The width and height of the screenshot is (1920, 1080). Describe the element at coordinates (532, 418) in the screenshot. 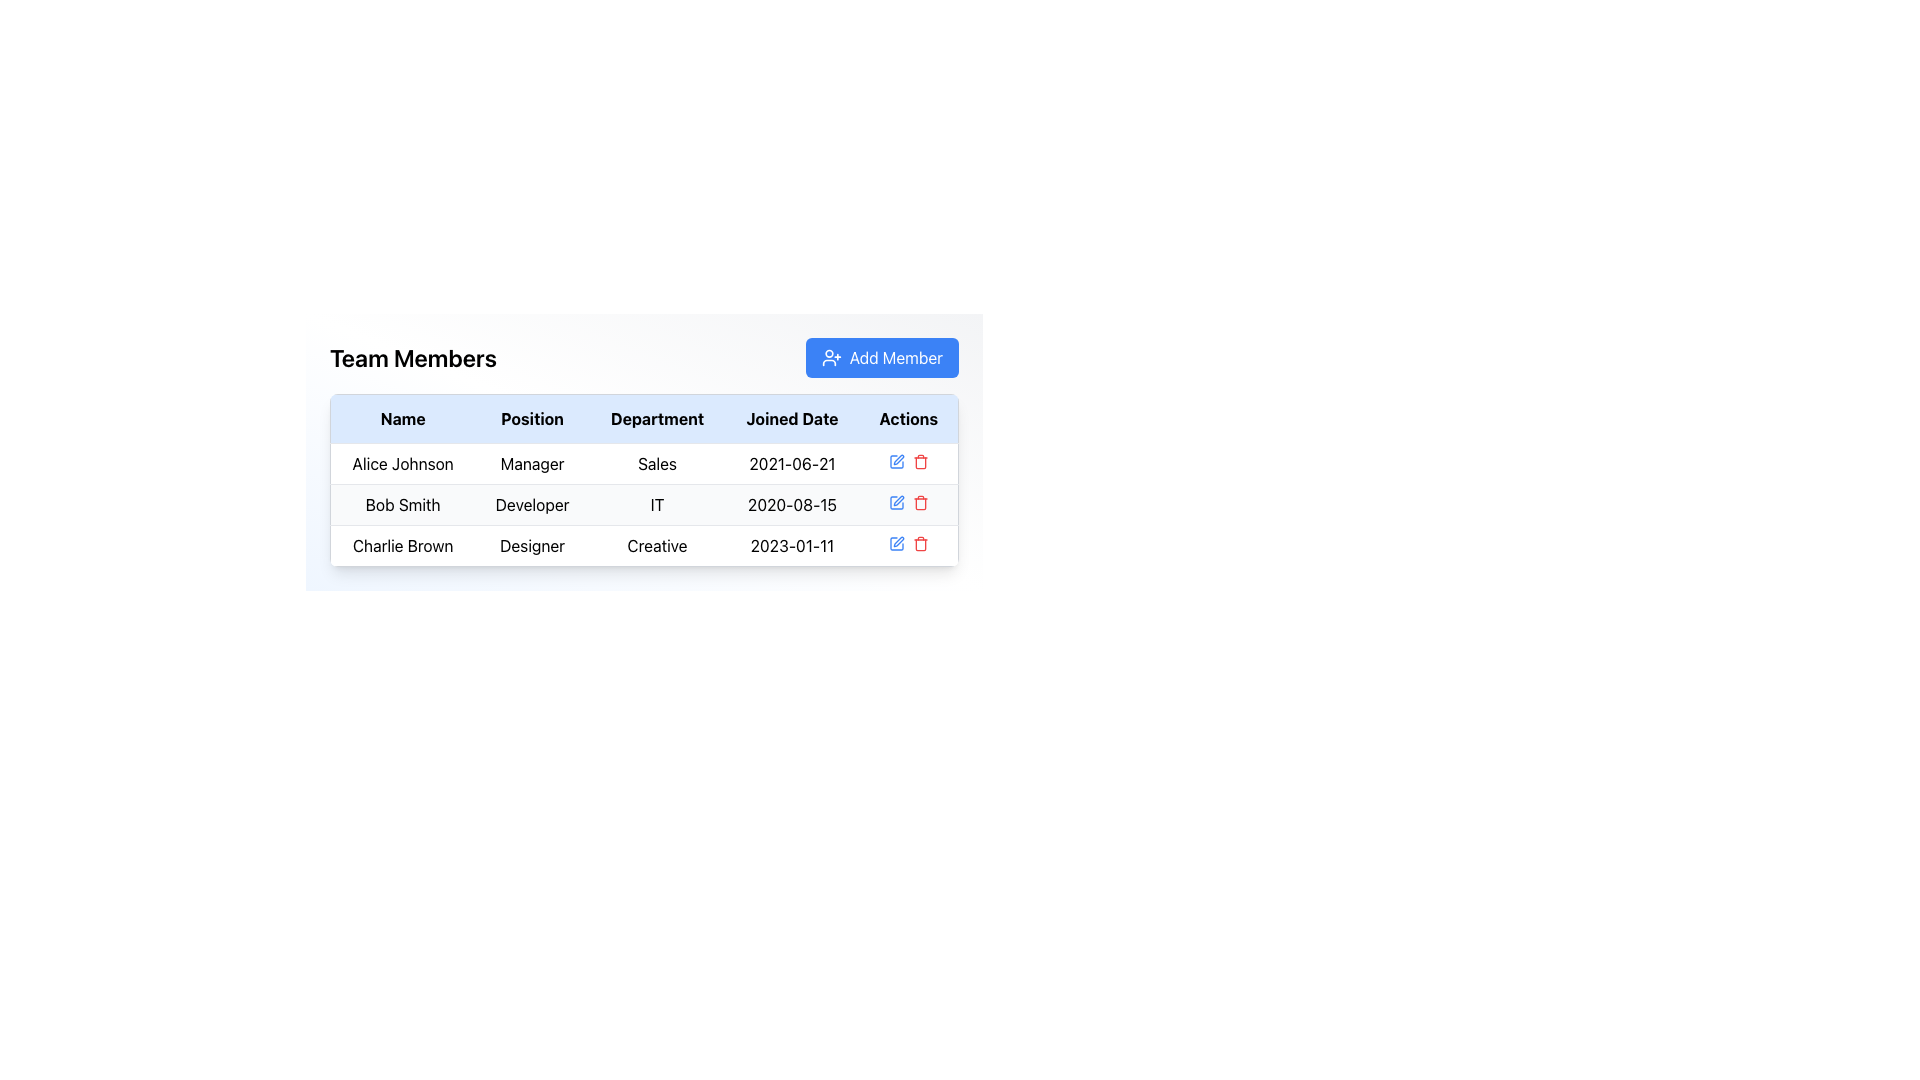

I see `the second header text label in the table that indicates the column contains information about positions of individuals listed, located between the 'Name' and 'Department' headers` at that location.